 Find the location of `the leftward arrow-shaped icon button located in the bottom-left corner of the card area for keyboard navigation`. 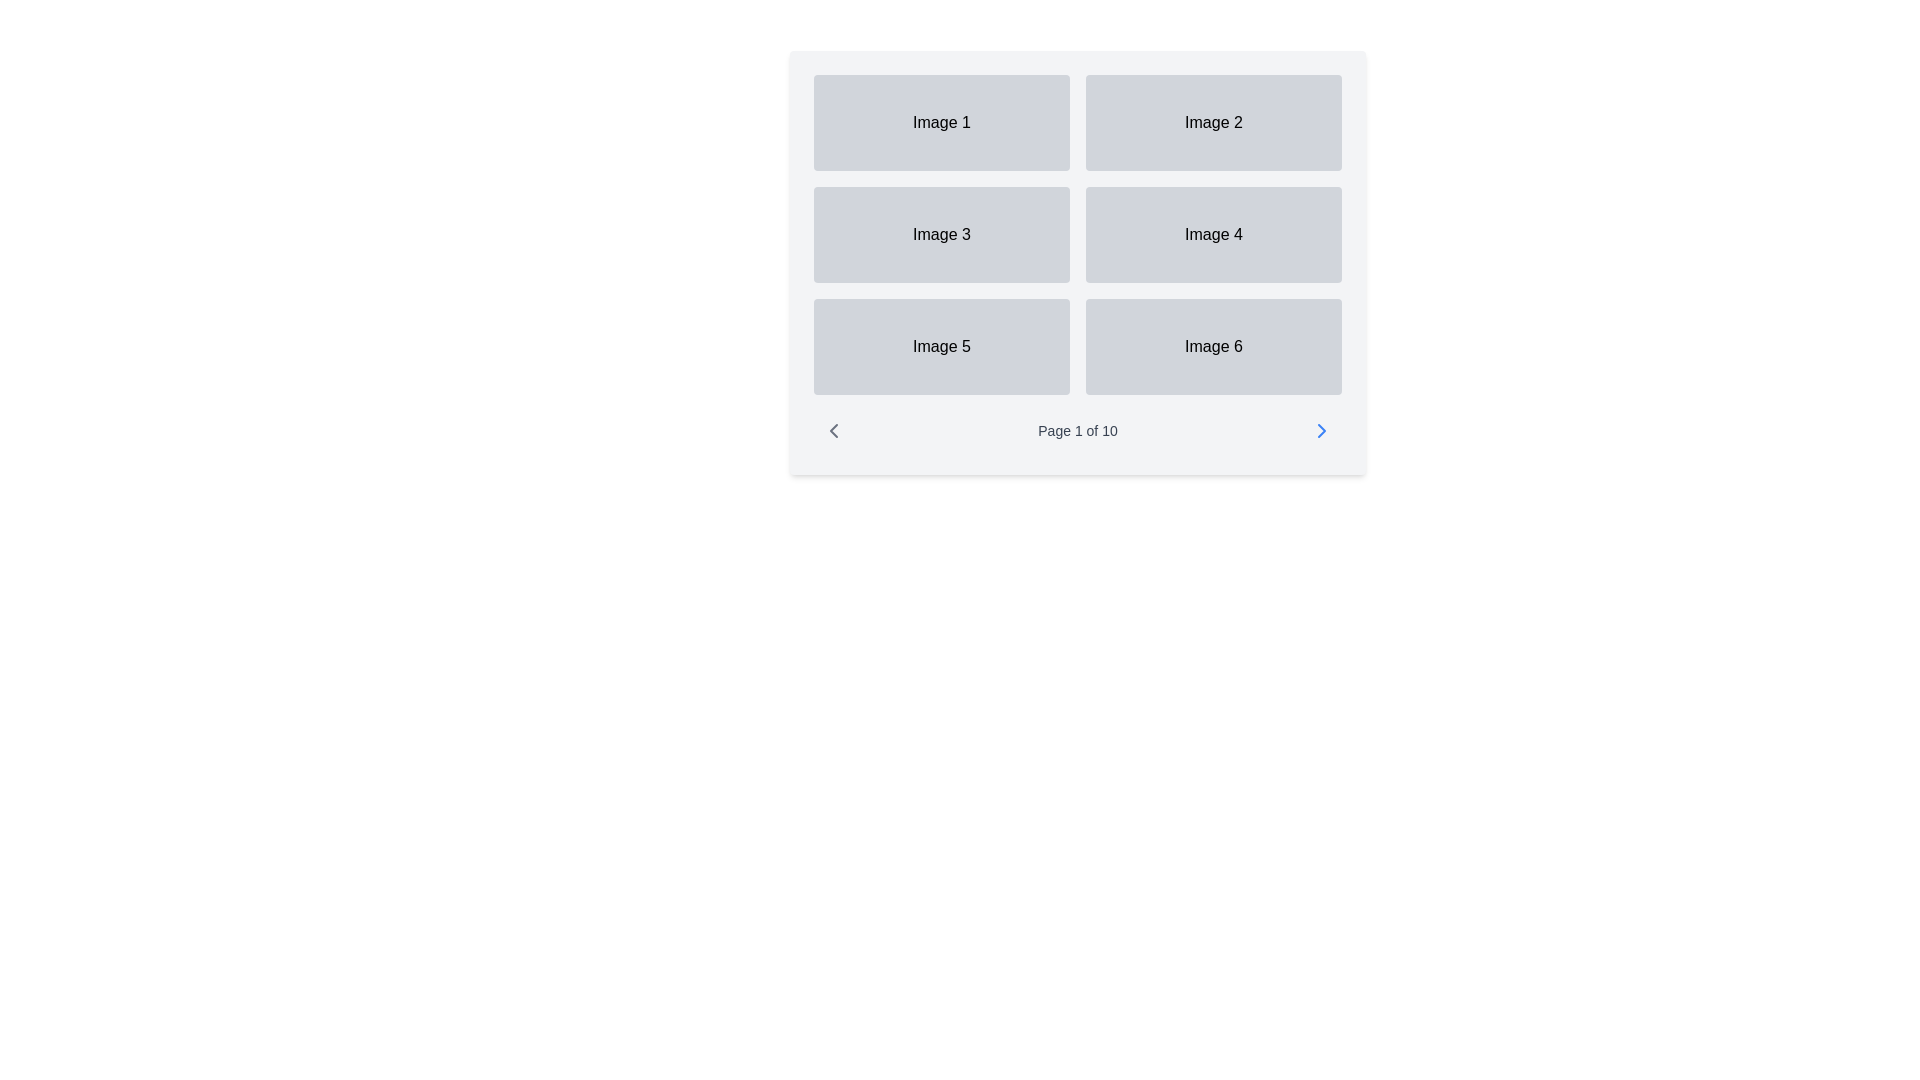

the leftward arrow-shaped icon button located in the bottom-left corner of the card area for keyboard navigation is located at coordinates (834, 430).